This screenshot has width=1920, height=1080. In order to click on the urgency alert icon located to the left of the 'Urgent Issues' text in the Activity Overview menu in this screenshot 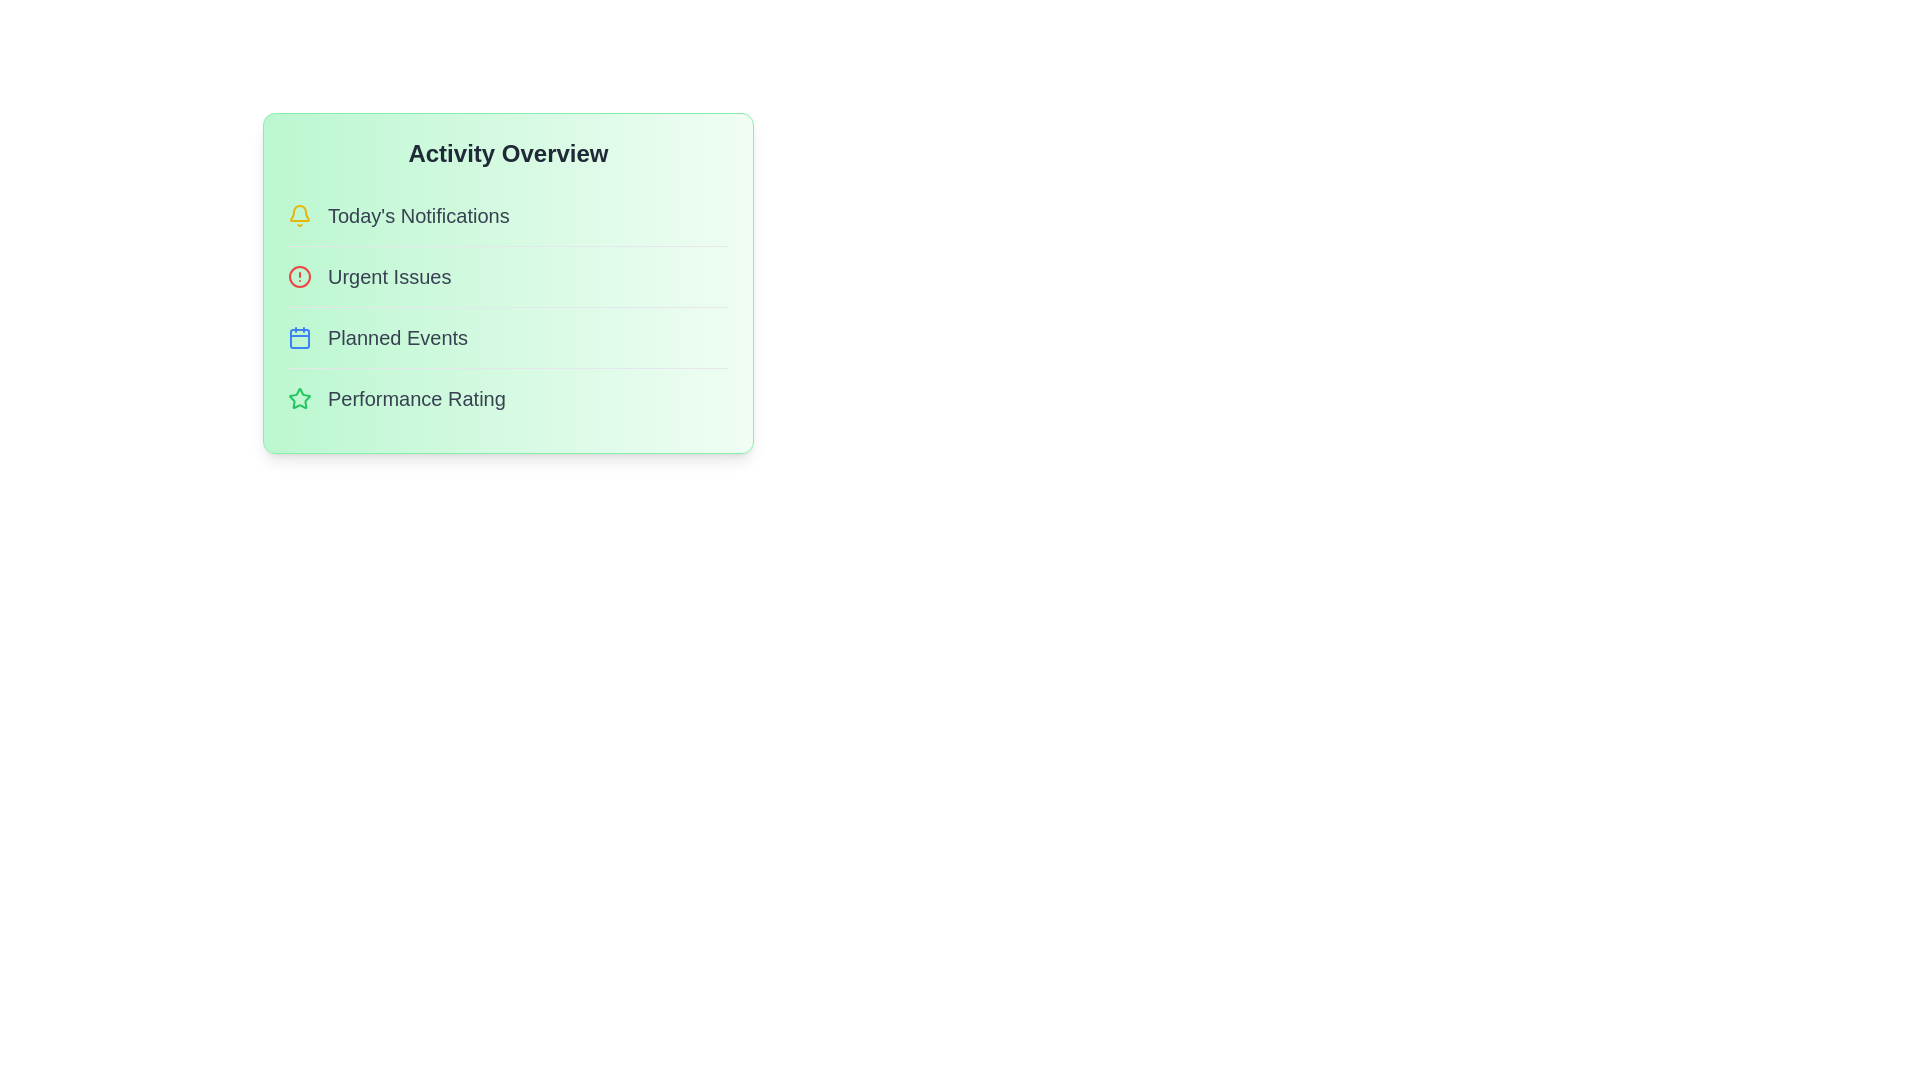, I will do `click(298, 277)`.